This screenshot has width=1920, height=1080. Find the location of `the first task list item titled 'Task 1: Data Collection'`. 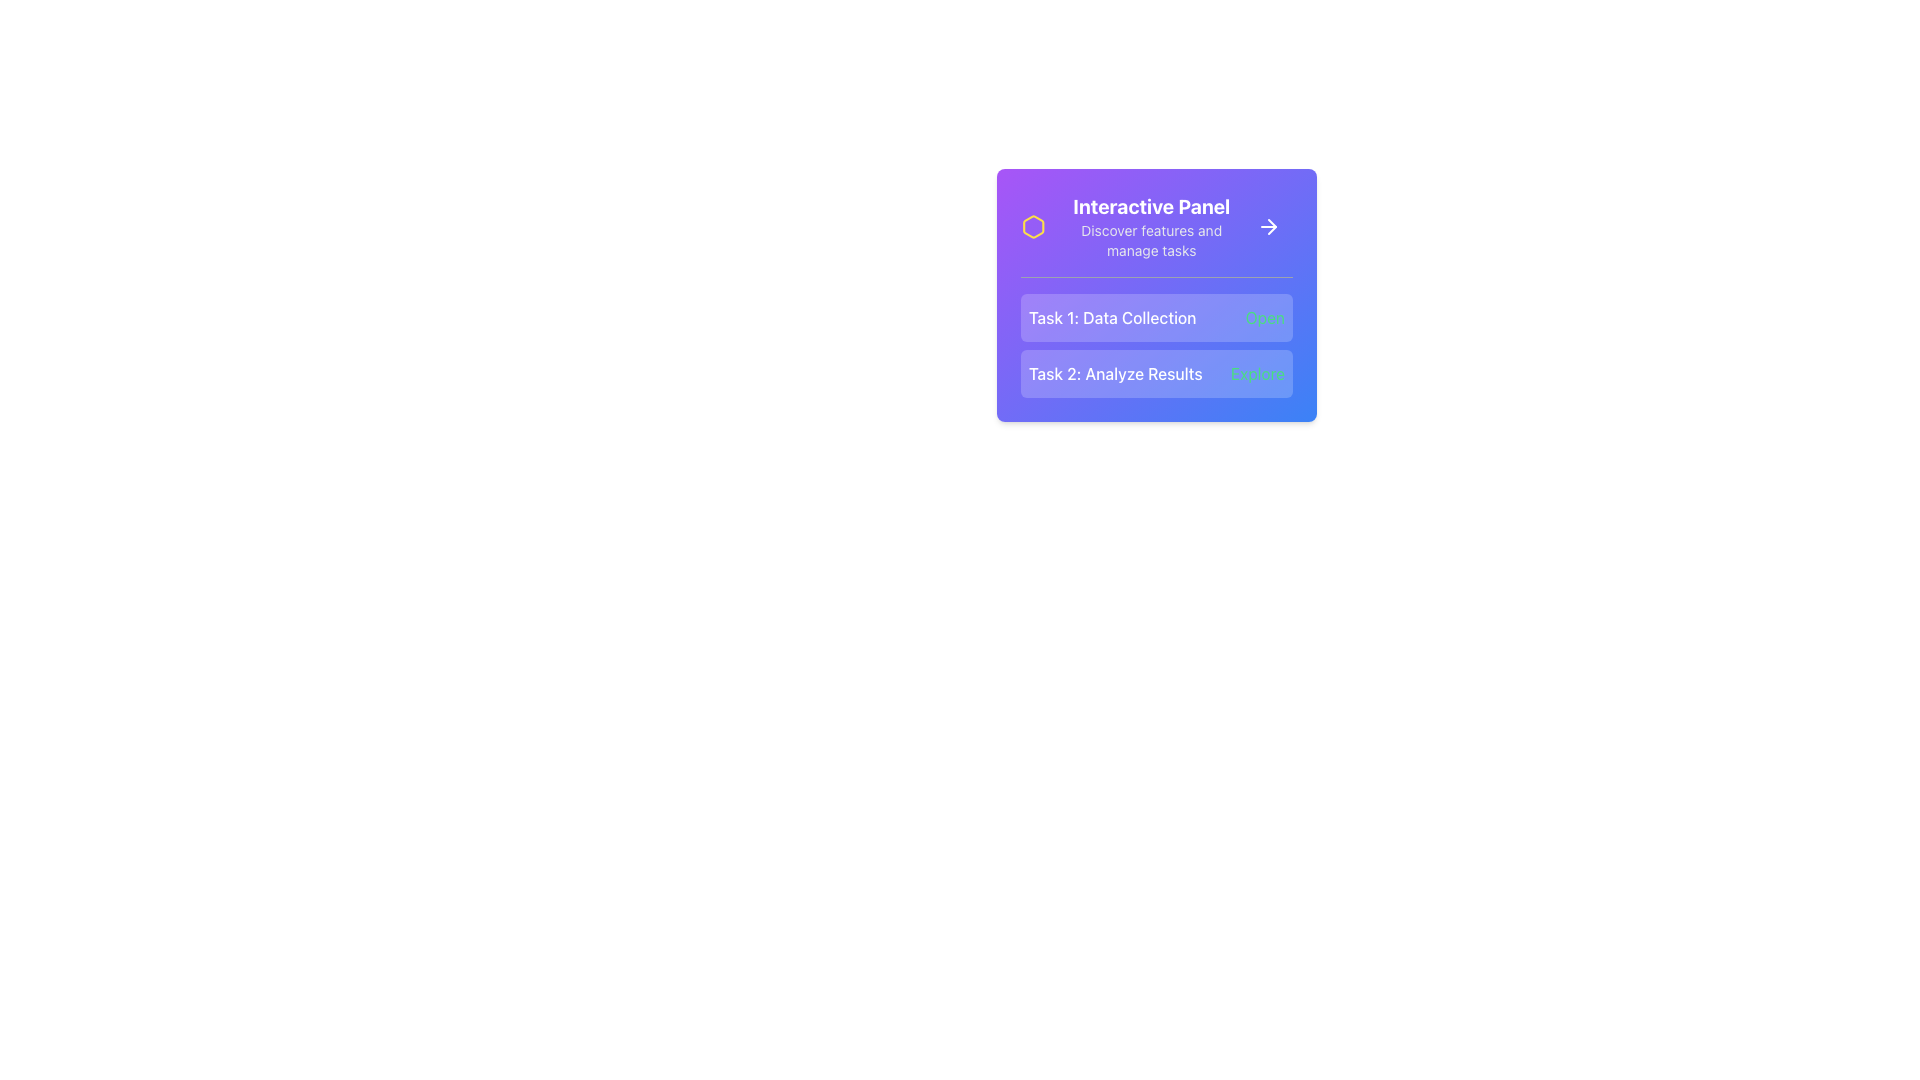

the first task list item titled 'Task 1: Data Collection' is located at coordinates (1156, 316).